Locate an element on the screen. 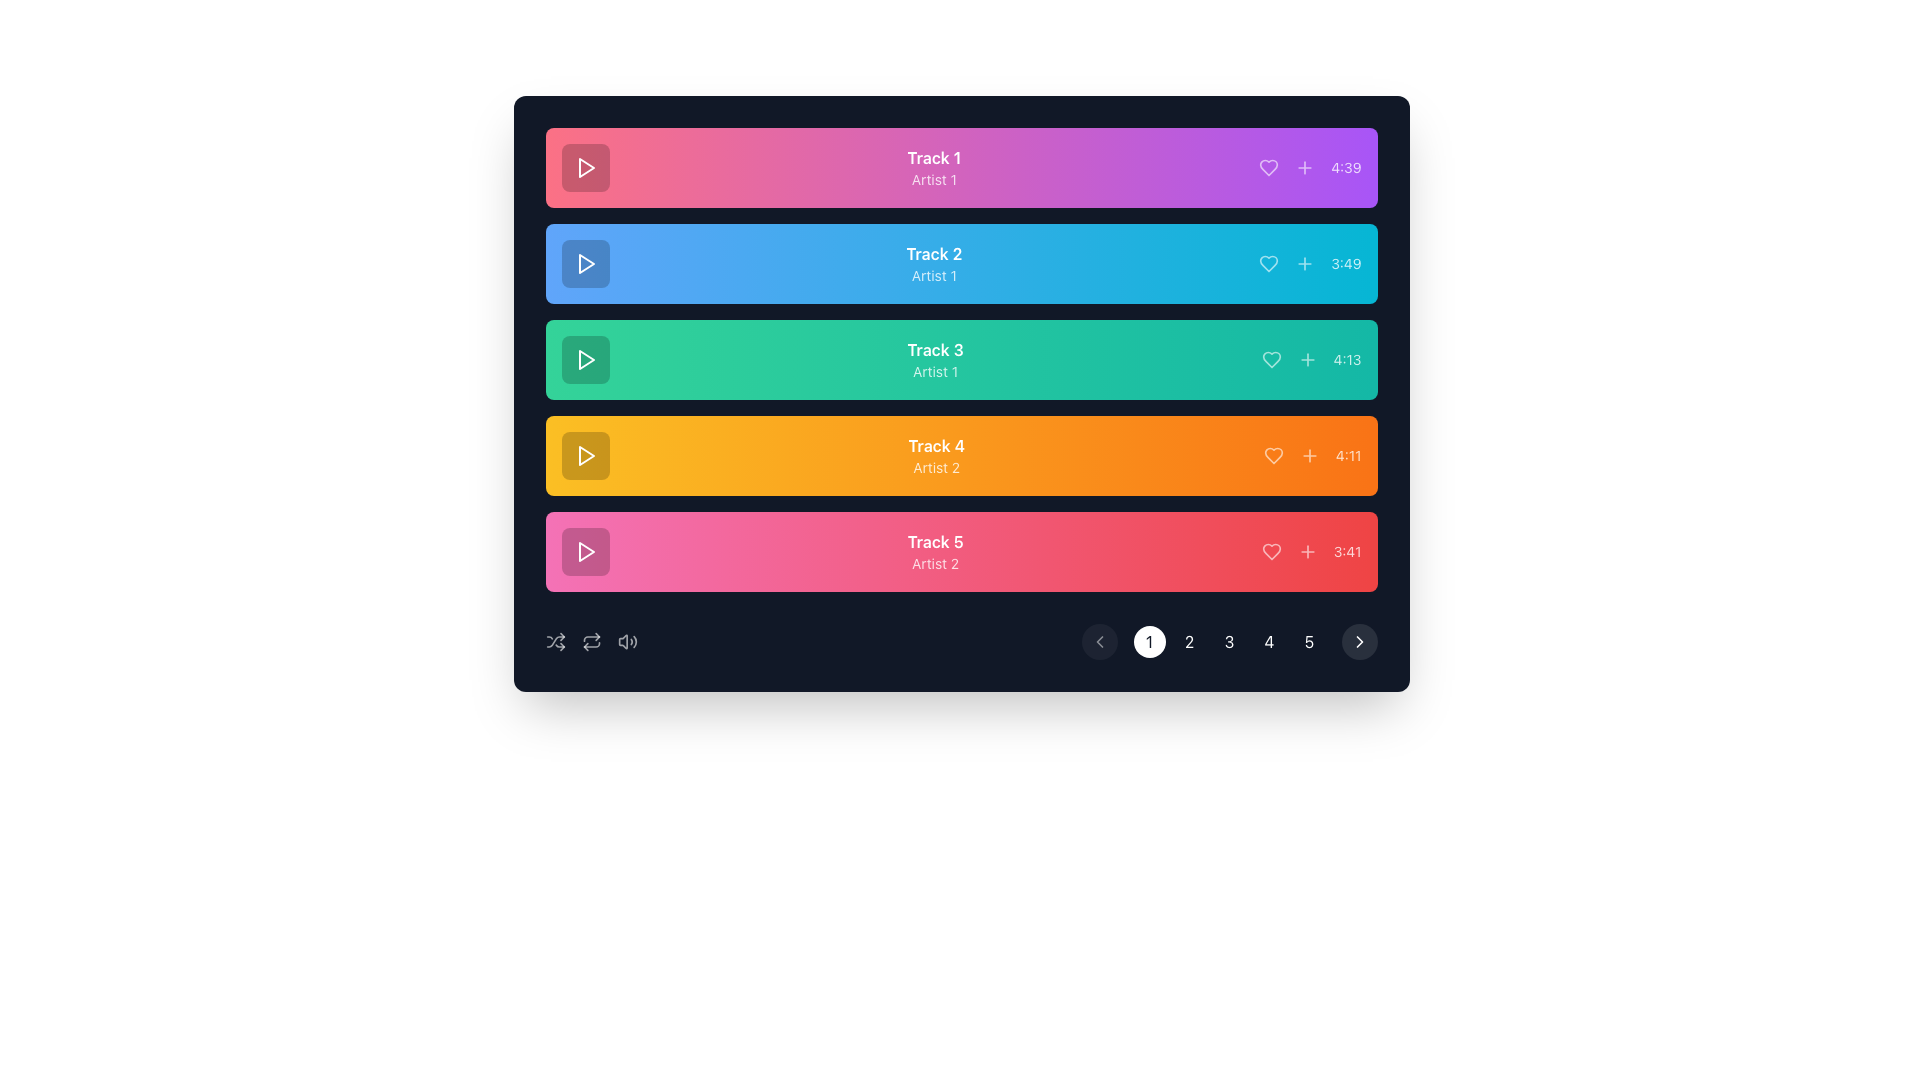 This screenshot has height=1080, width=1920. the small '+' icon button located in the track listing interface for 'Track 2', positioned to the right of the heart symbol and to the left of the track duration '3:49' is located at coordinates (1305, 262).